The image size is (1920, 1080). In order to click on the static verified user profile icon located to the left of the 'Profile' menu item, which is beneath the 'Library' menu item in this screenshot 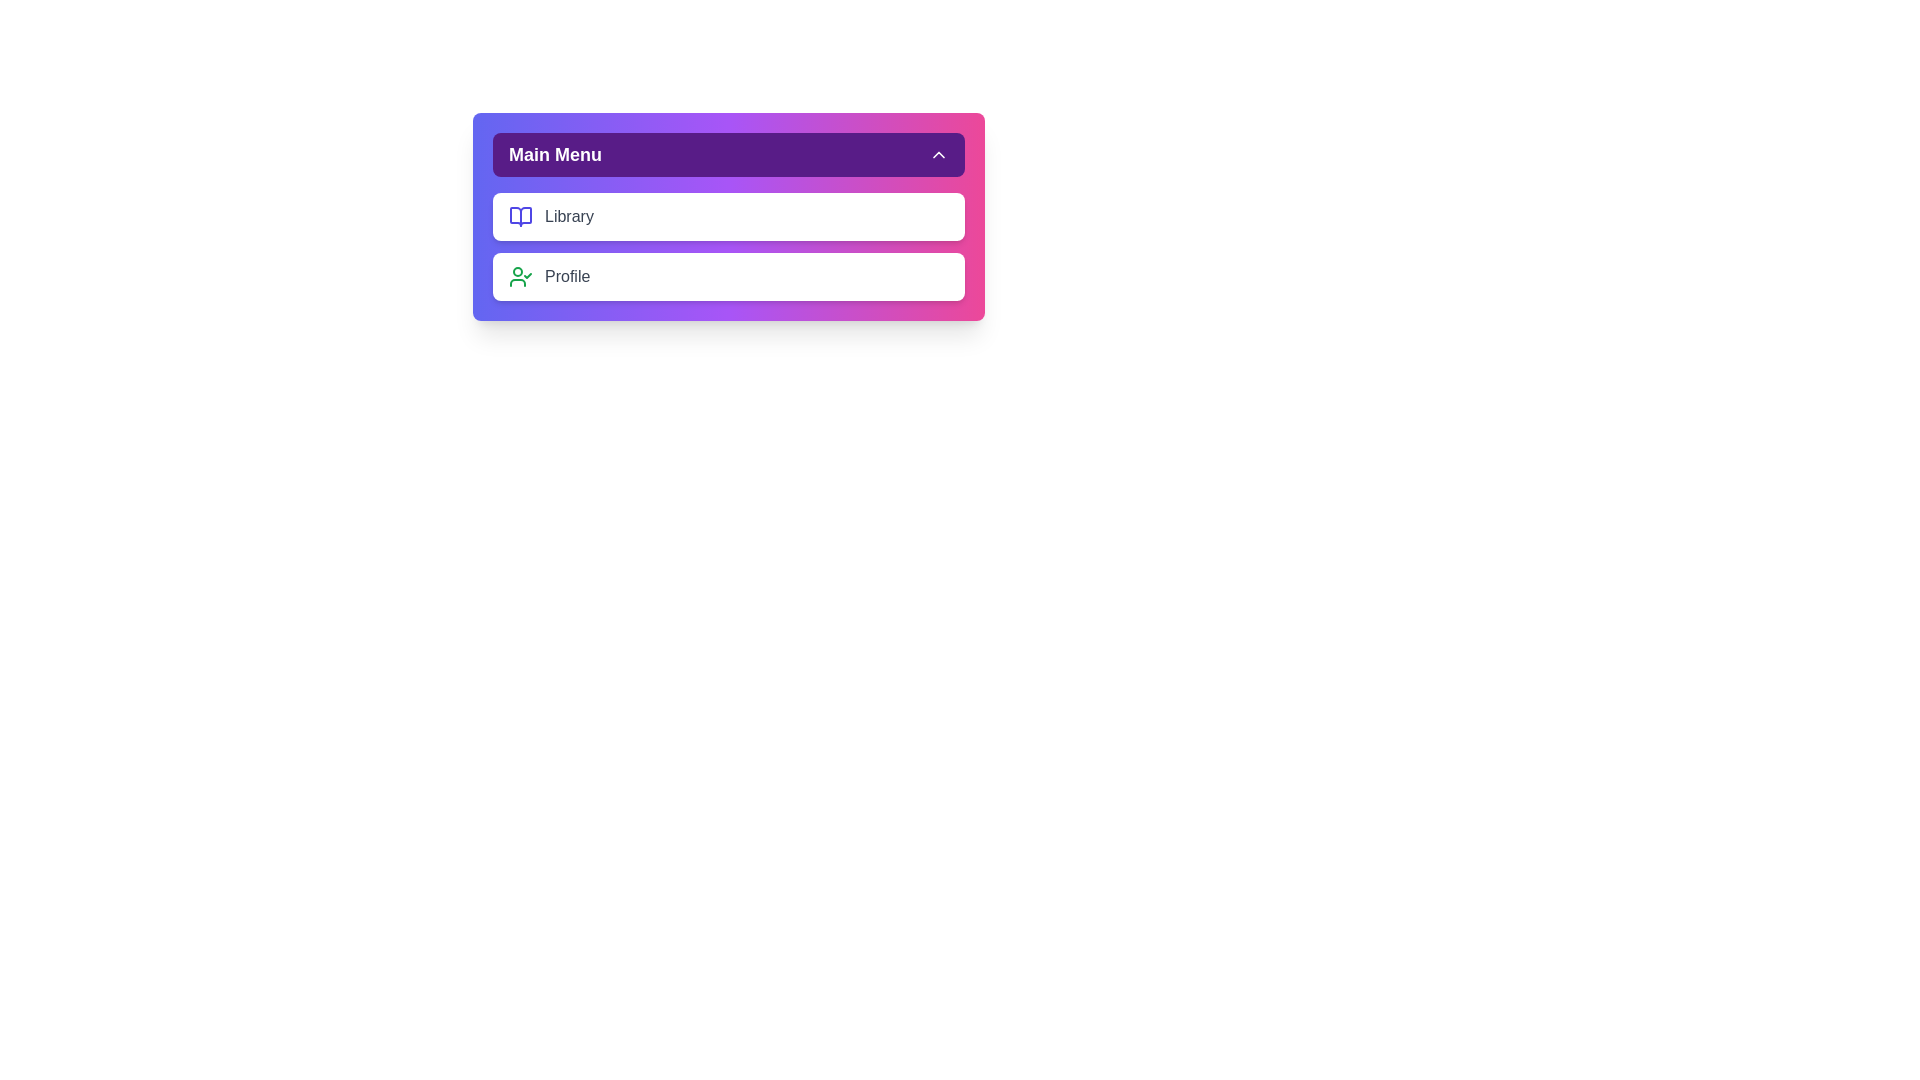, I will do `click(521, 277)`.